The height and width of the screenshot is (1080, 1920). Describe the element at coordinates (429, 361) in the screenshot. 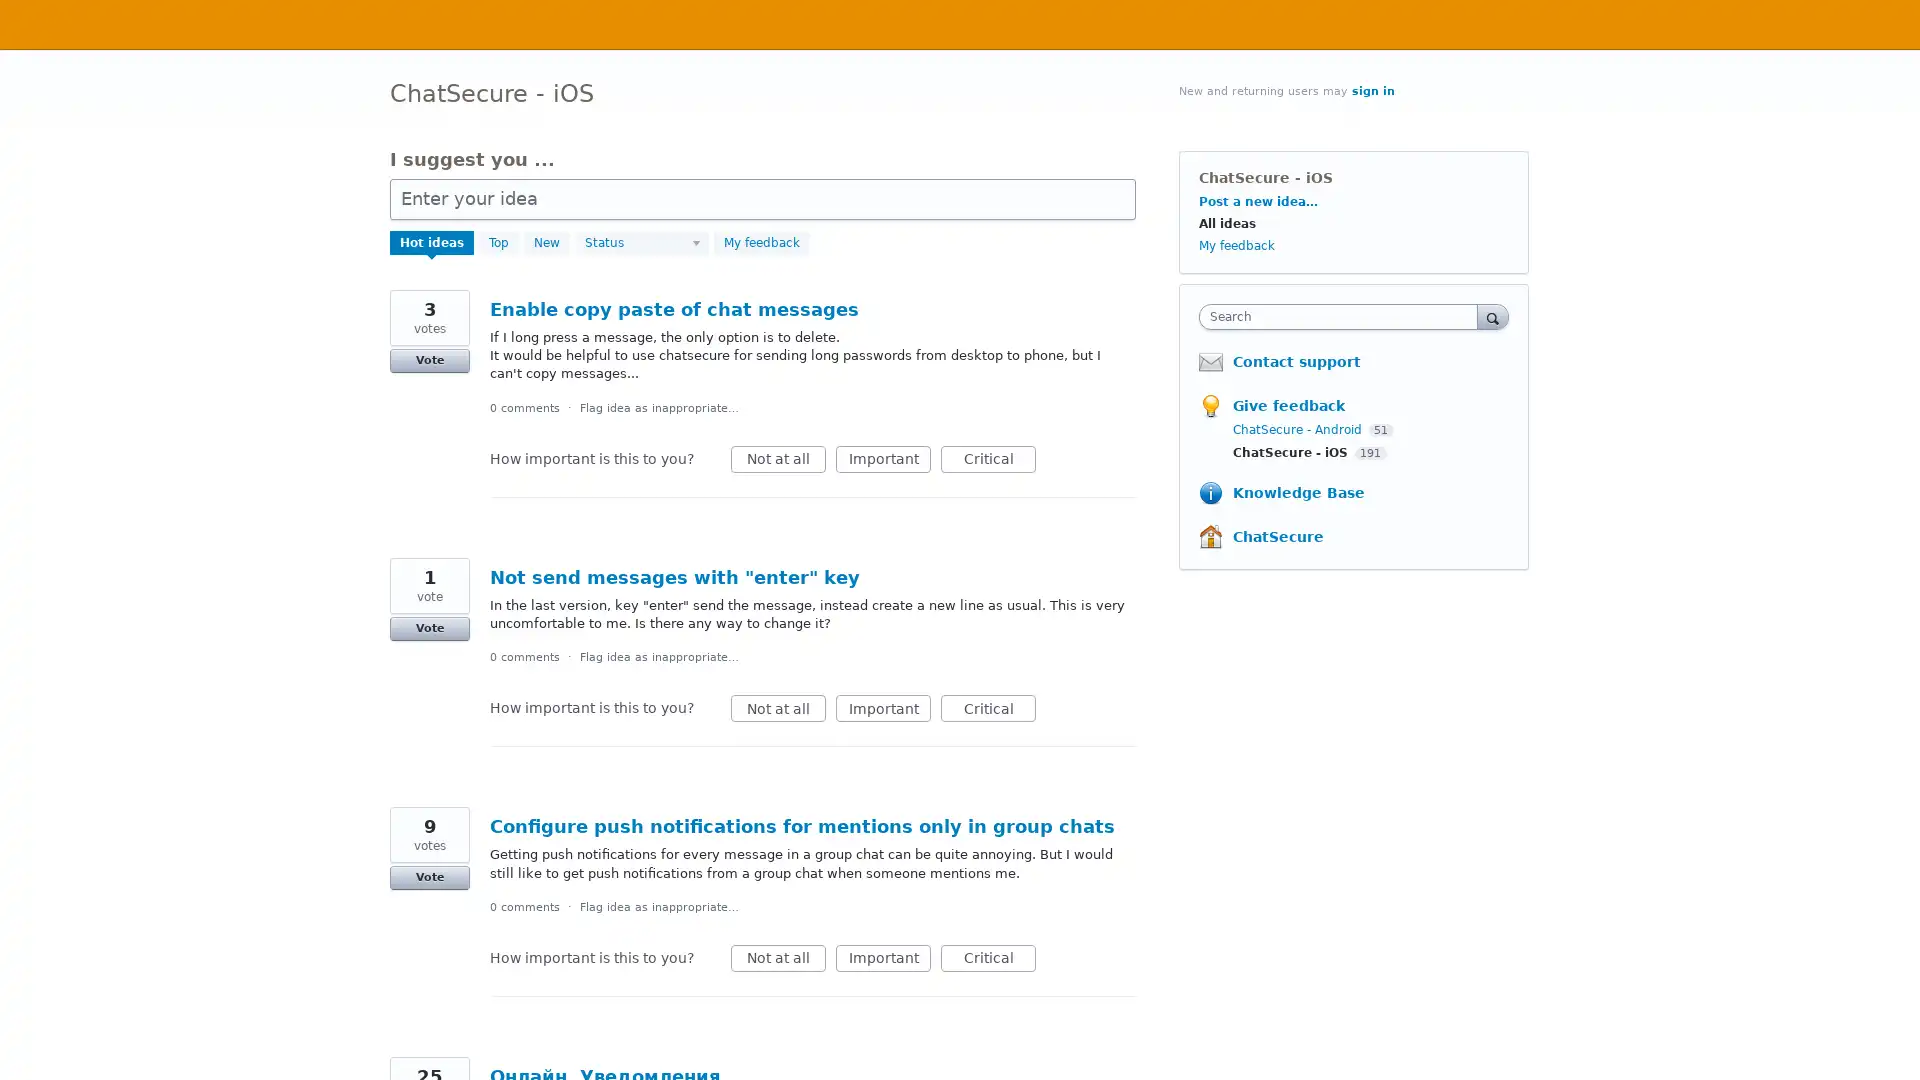

I see `Vote` at that location.